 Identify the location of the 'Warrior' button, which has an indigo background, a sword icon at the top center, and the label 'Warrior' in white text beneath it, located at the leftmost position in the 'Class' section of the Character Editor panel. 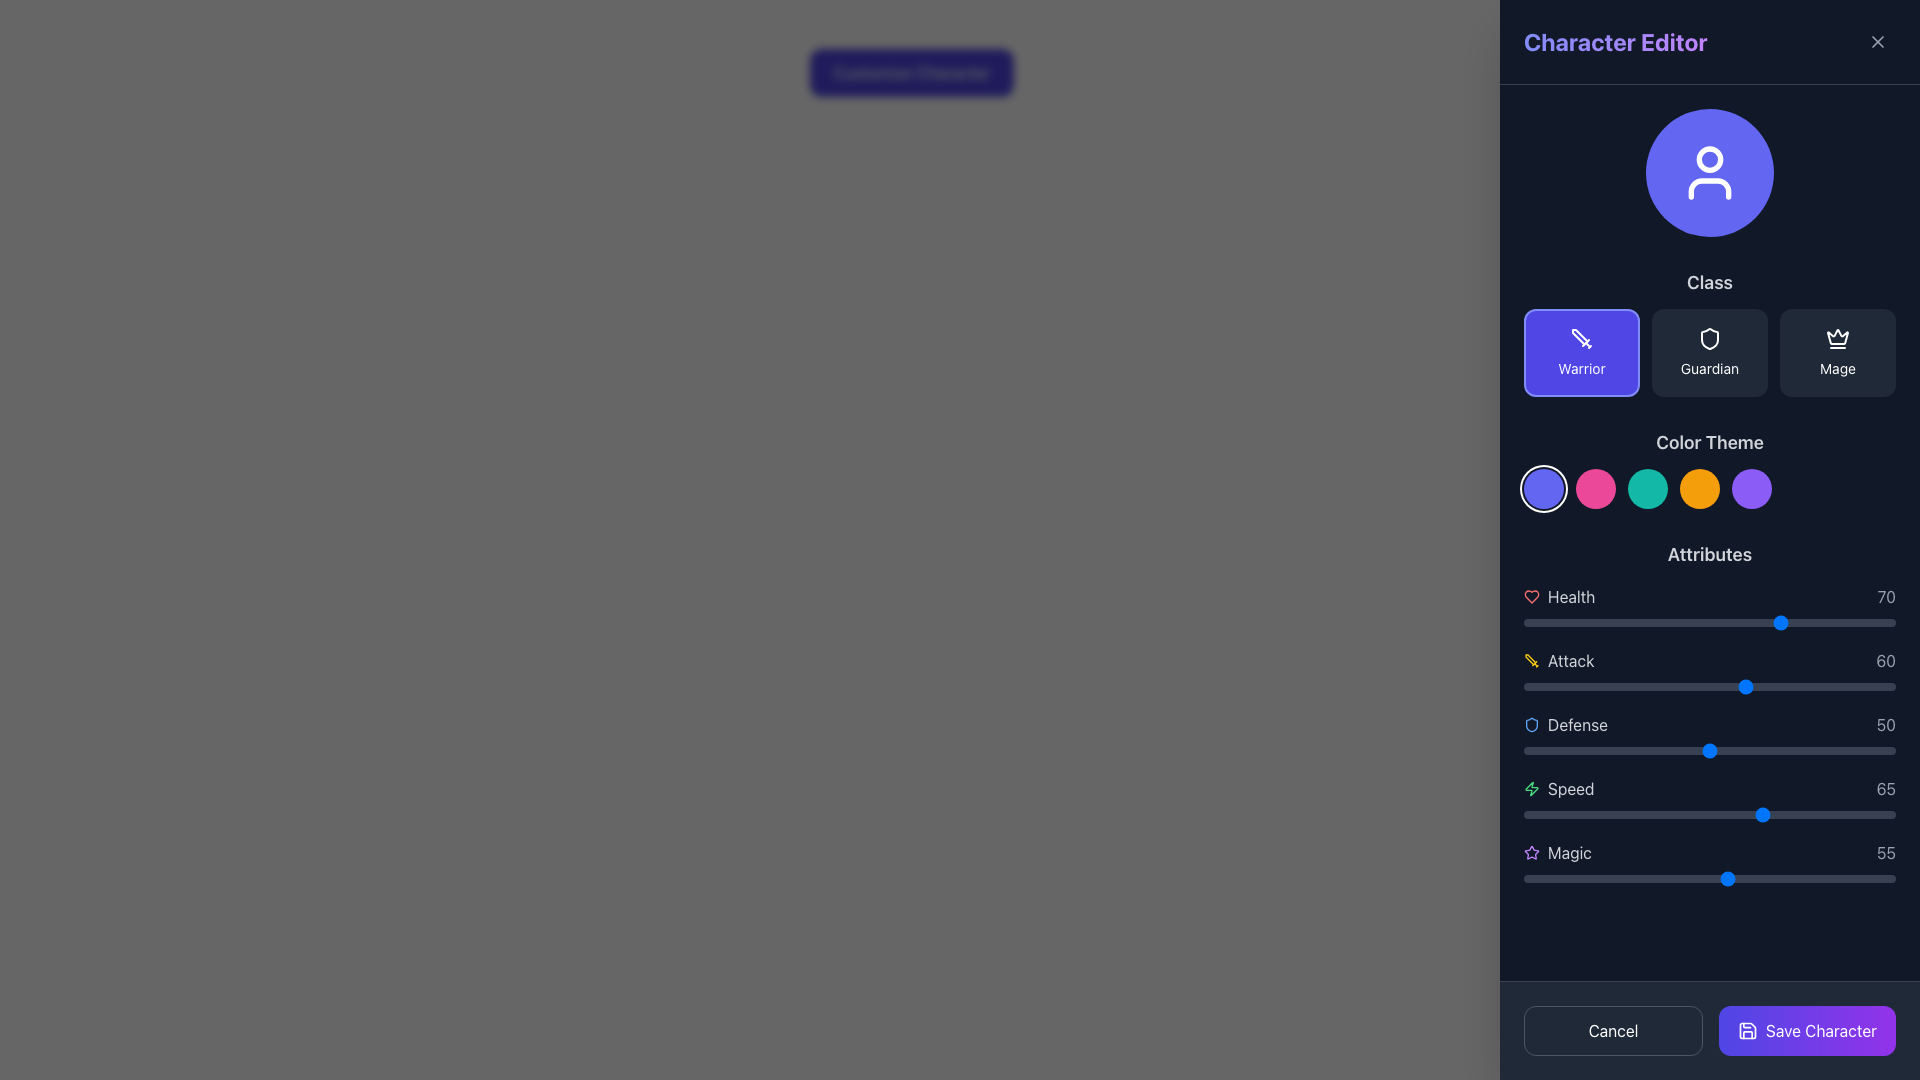
(1581, 352).